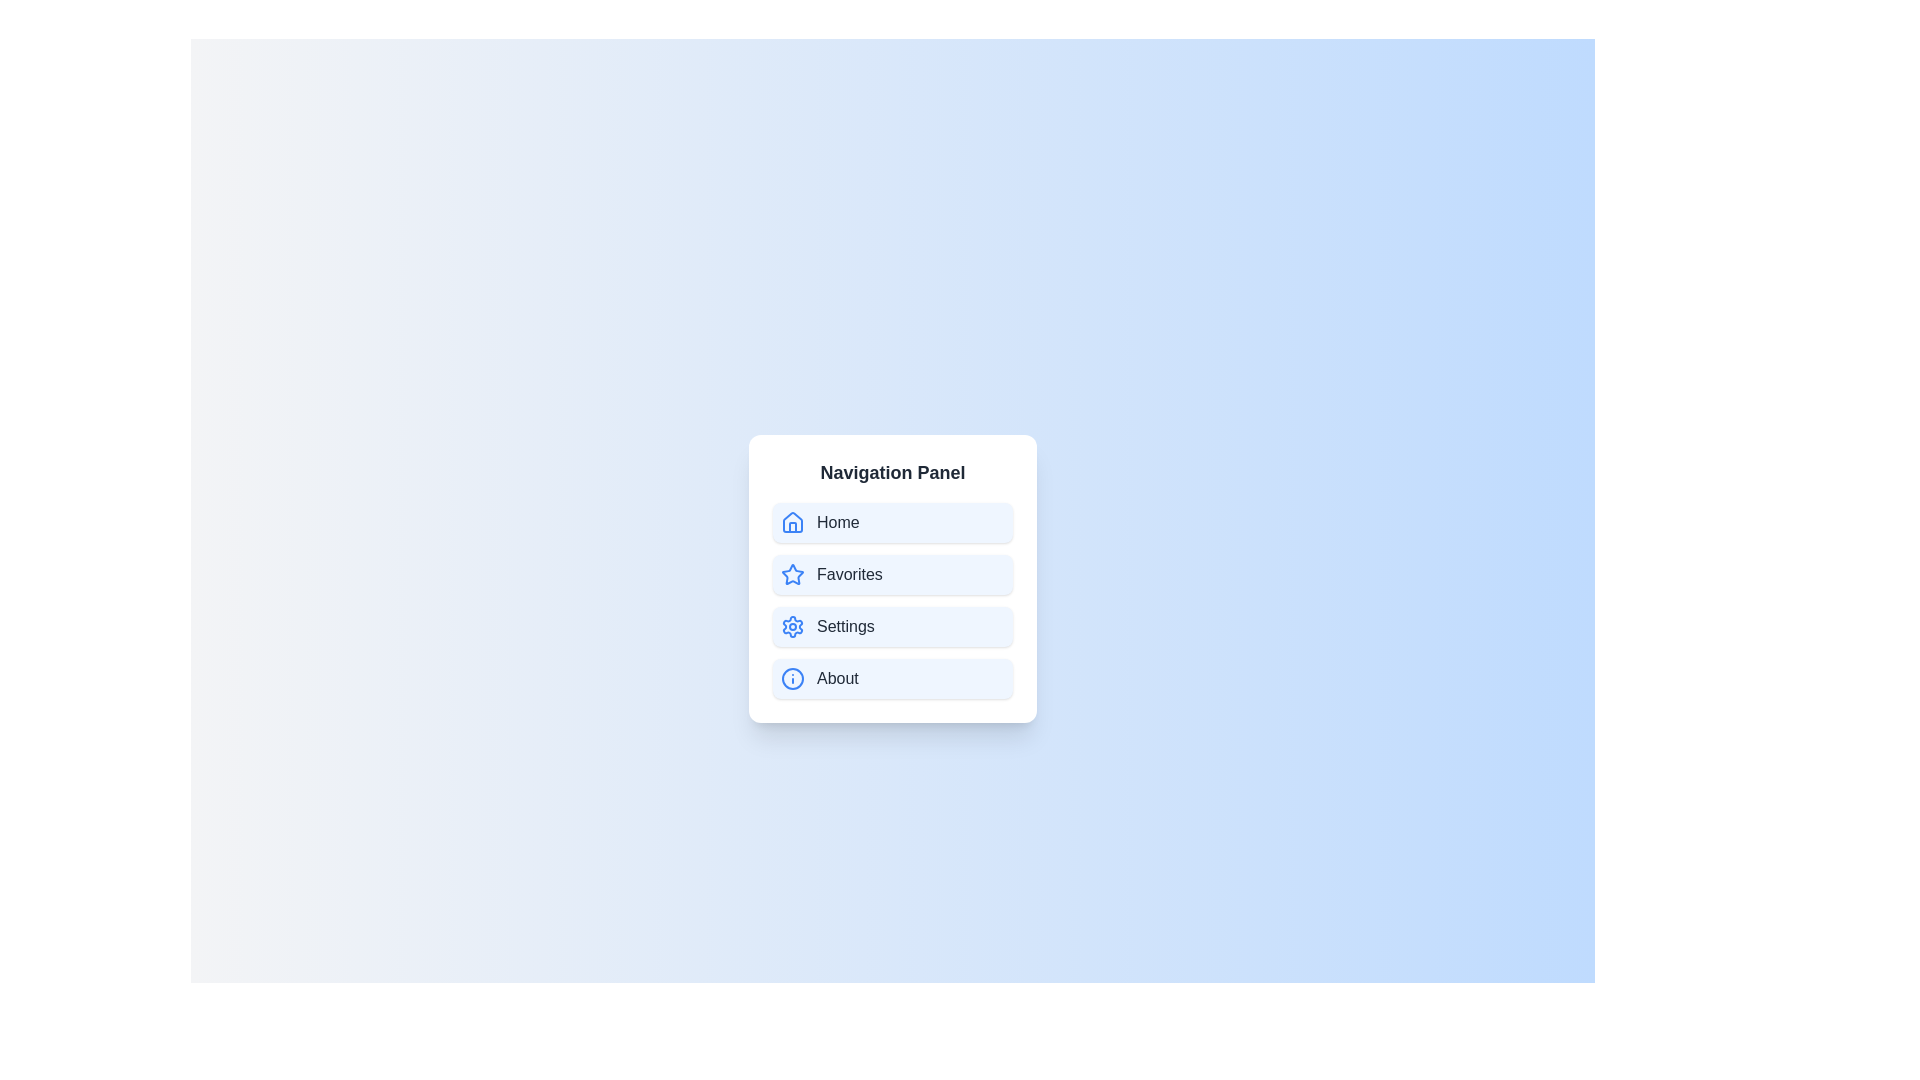 The width and height of the screenshot is (1920, 1080). Describe the element at coordinates (891, 473) in the screenshot. I see `the bold textual label 'Navigation Panel' at the top of the navigation menu, which is styled with large font and dark gray coloring` at that location.